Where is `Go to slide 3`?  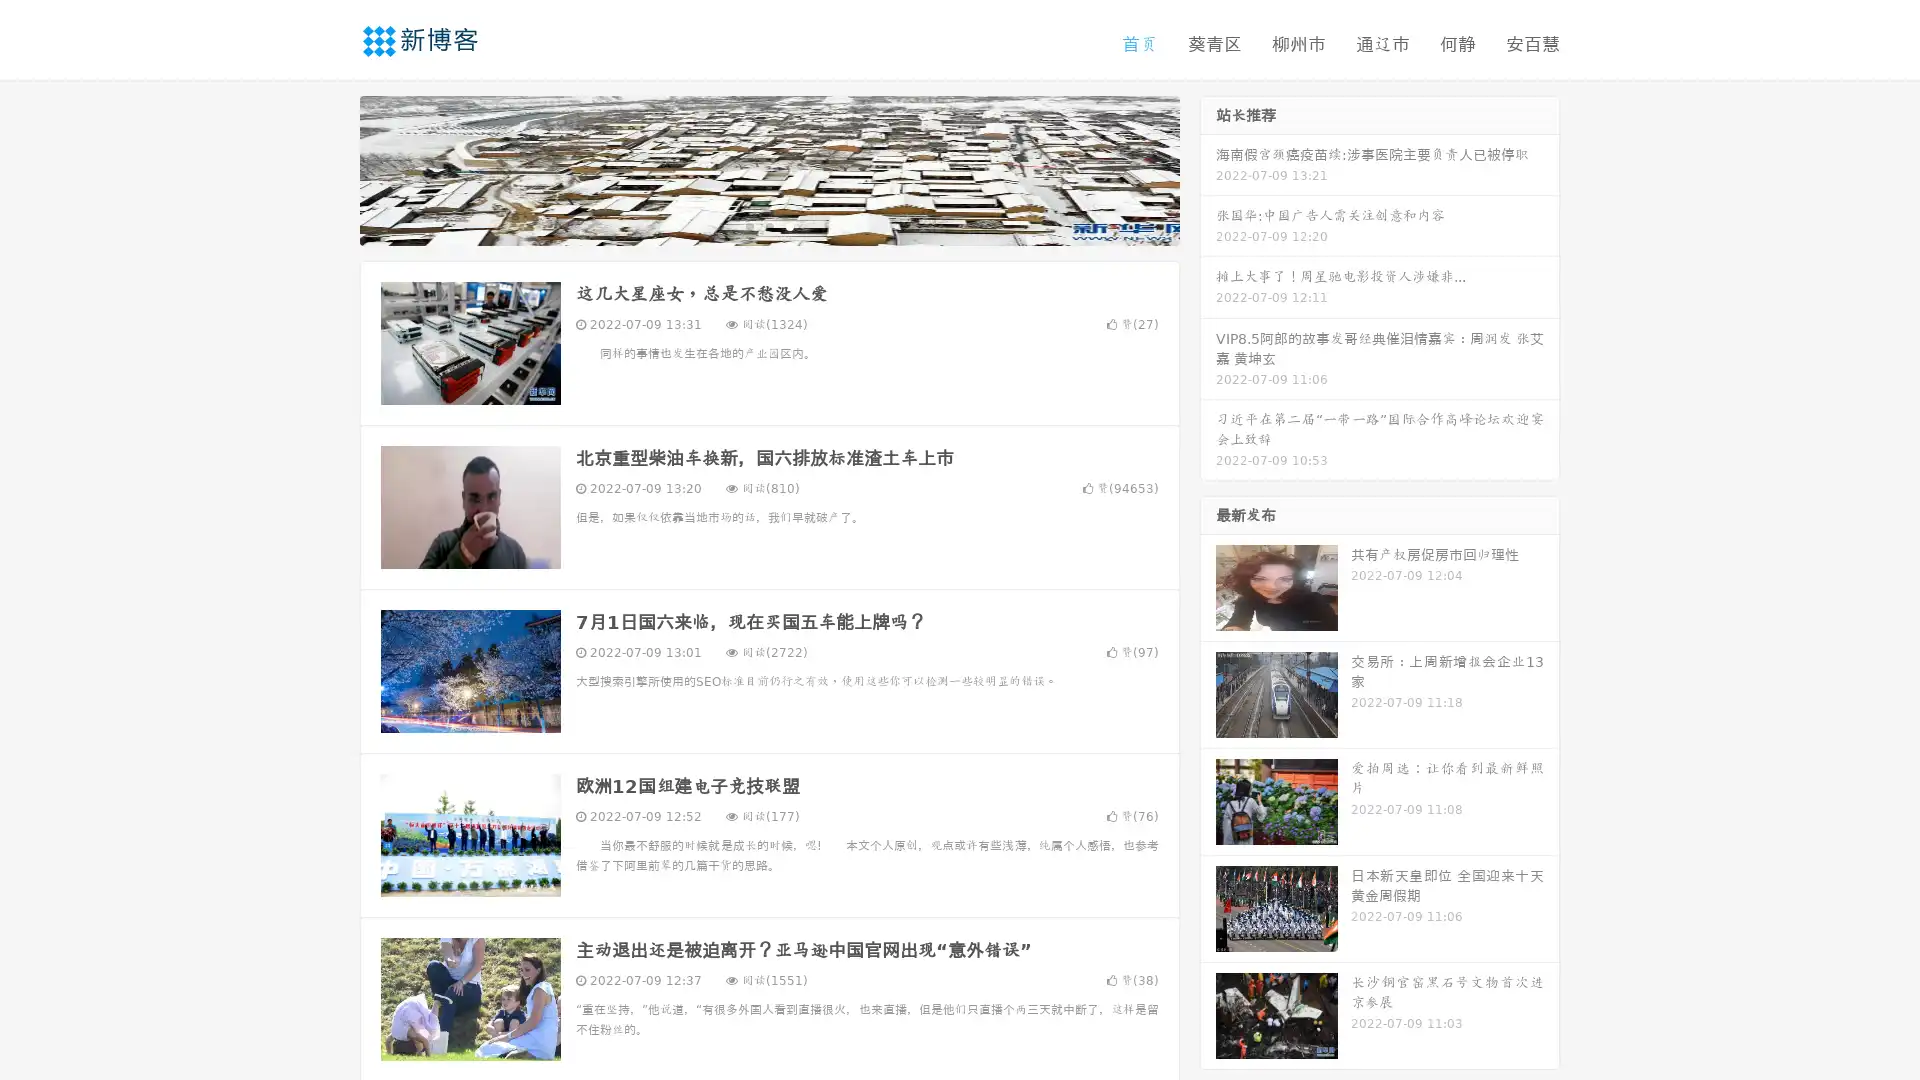
Go to slide 3 is located at coordinates (789, 225).